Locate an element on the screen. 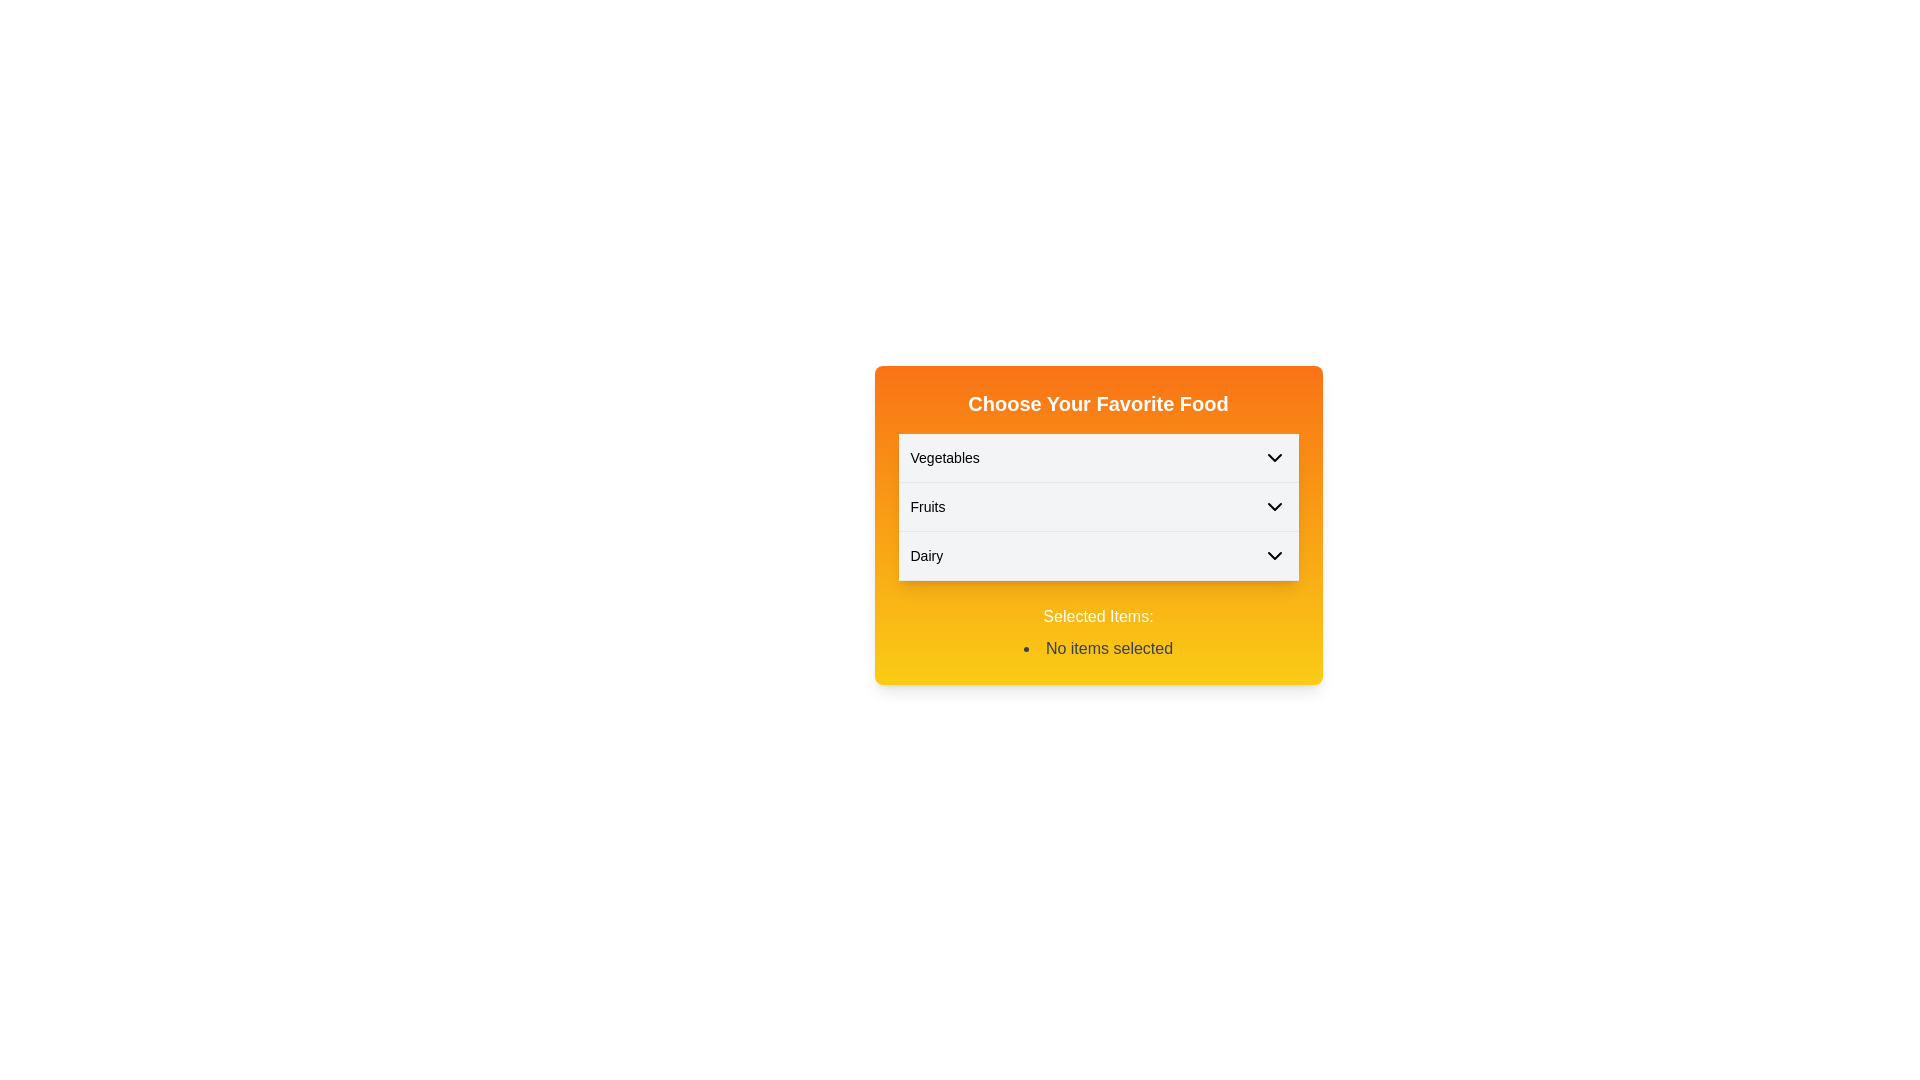  the 'Vegetables' text label is located at coordinates (944, 458).